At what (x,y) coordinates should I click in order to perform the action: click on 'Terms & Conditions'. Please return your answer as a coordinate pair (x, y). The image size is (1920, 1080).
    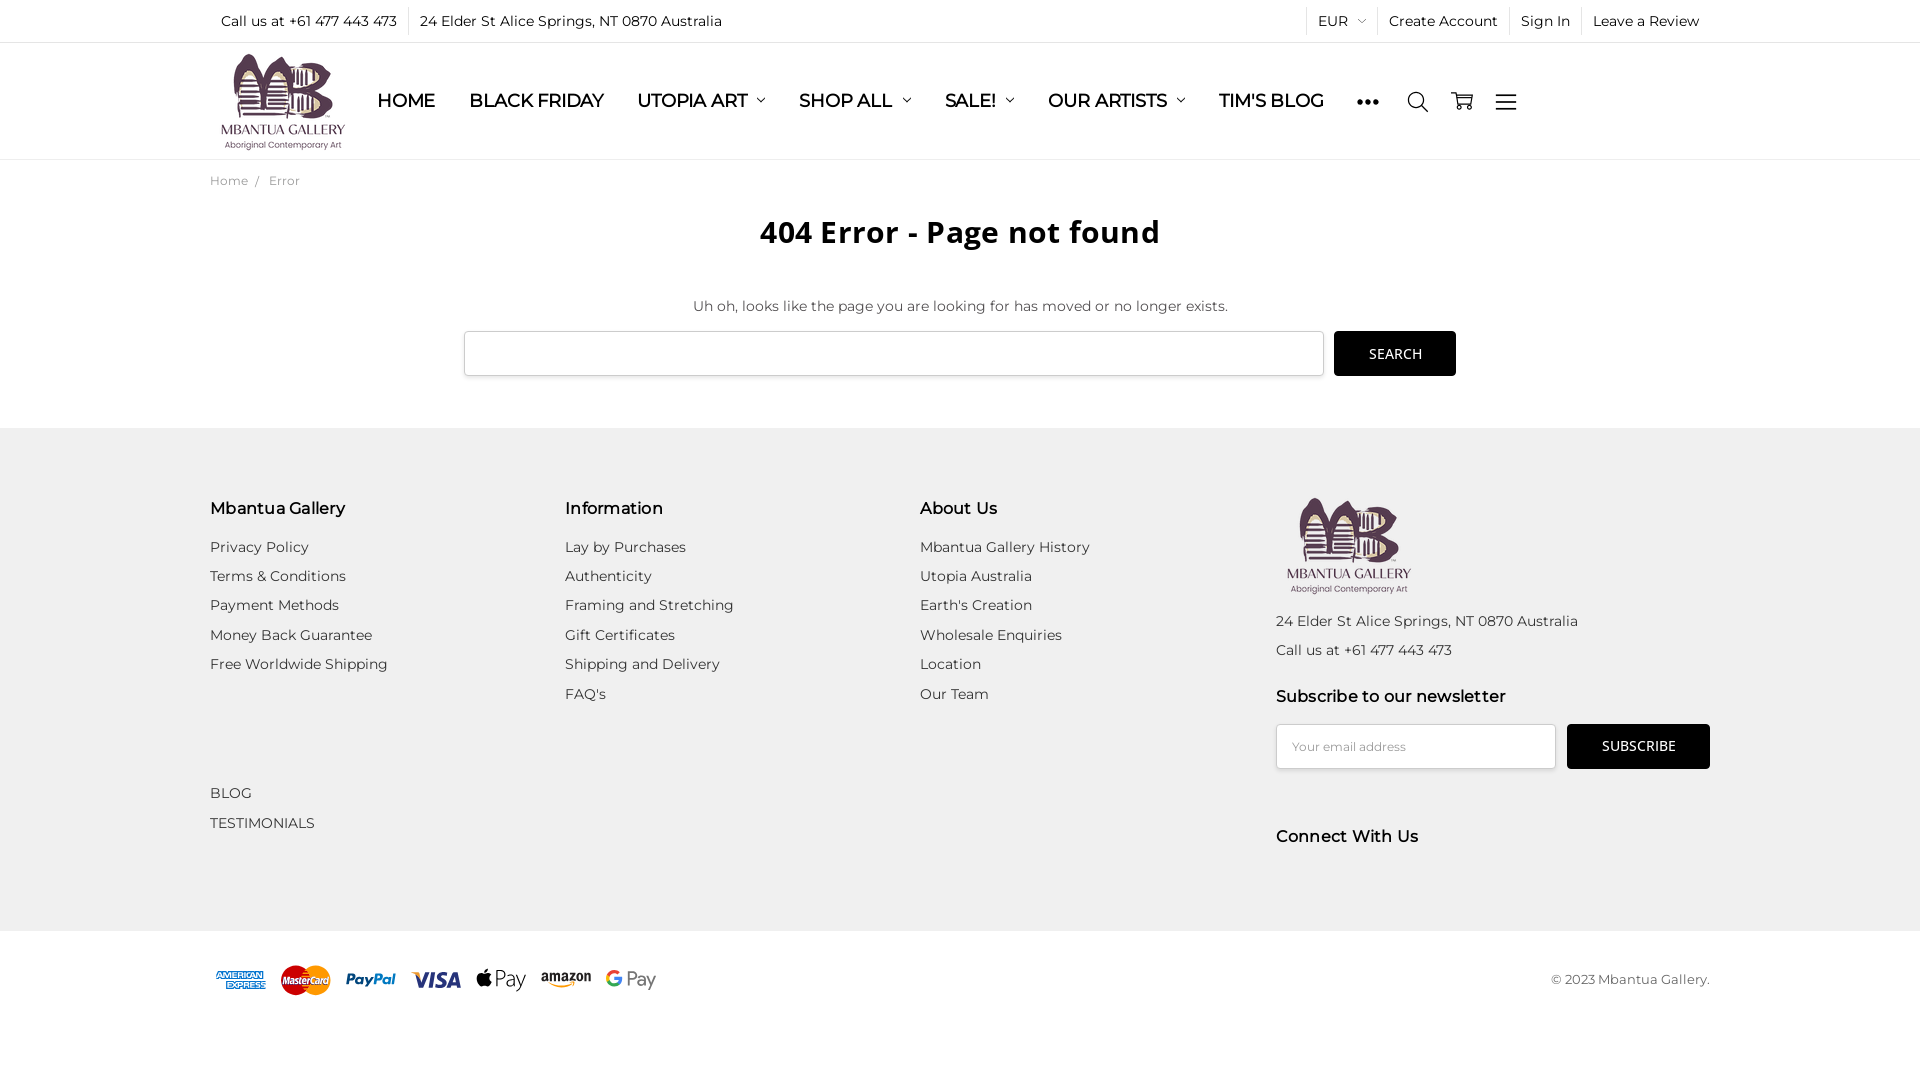
    Looking at the image, I should click on (277, 575).